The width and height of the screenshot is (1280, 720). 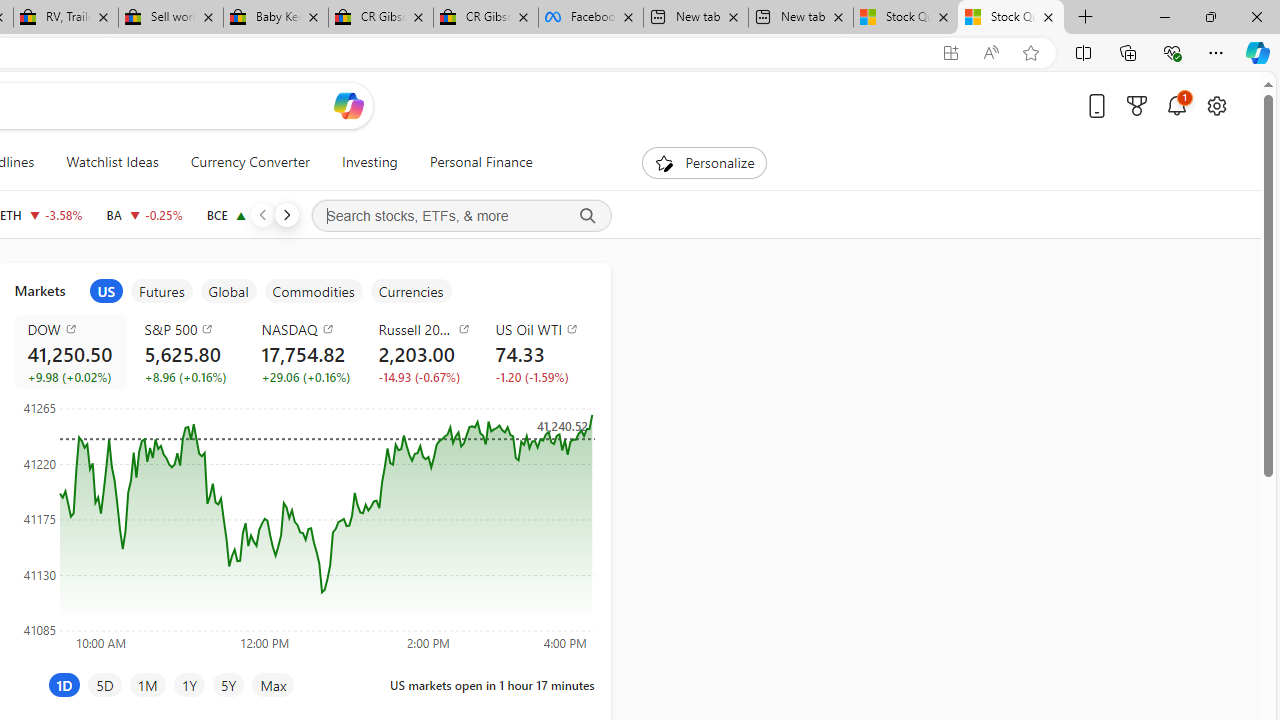 I want to click on 'BCE BCE Inc increase 35.22 +0.08 +0.23%', so click(x=248, y=214).